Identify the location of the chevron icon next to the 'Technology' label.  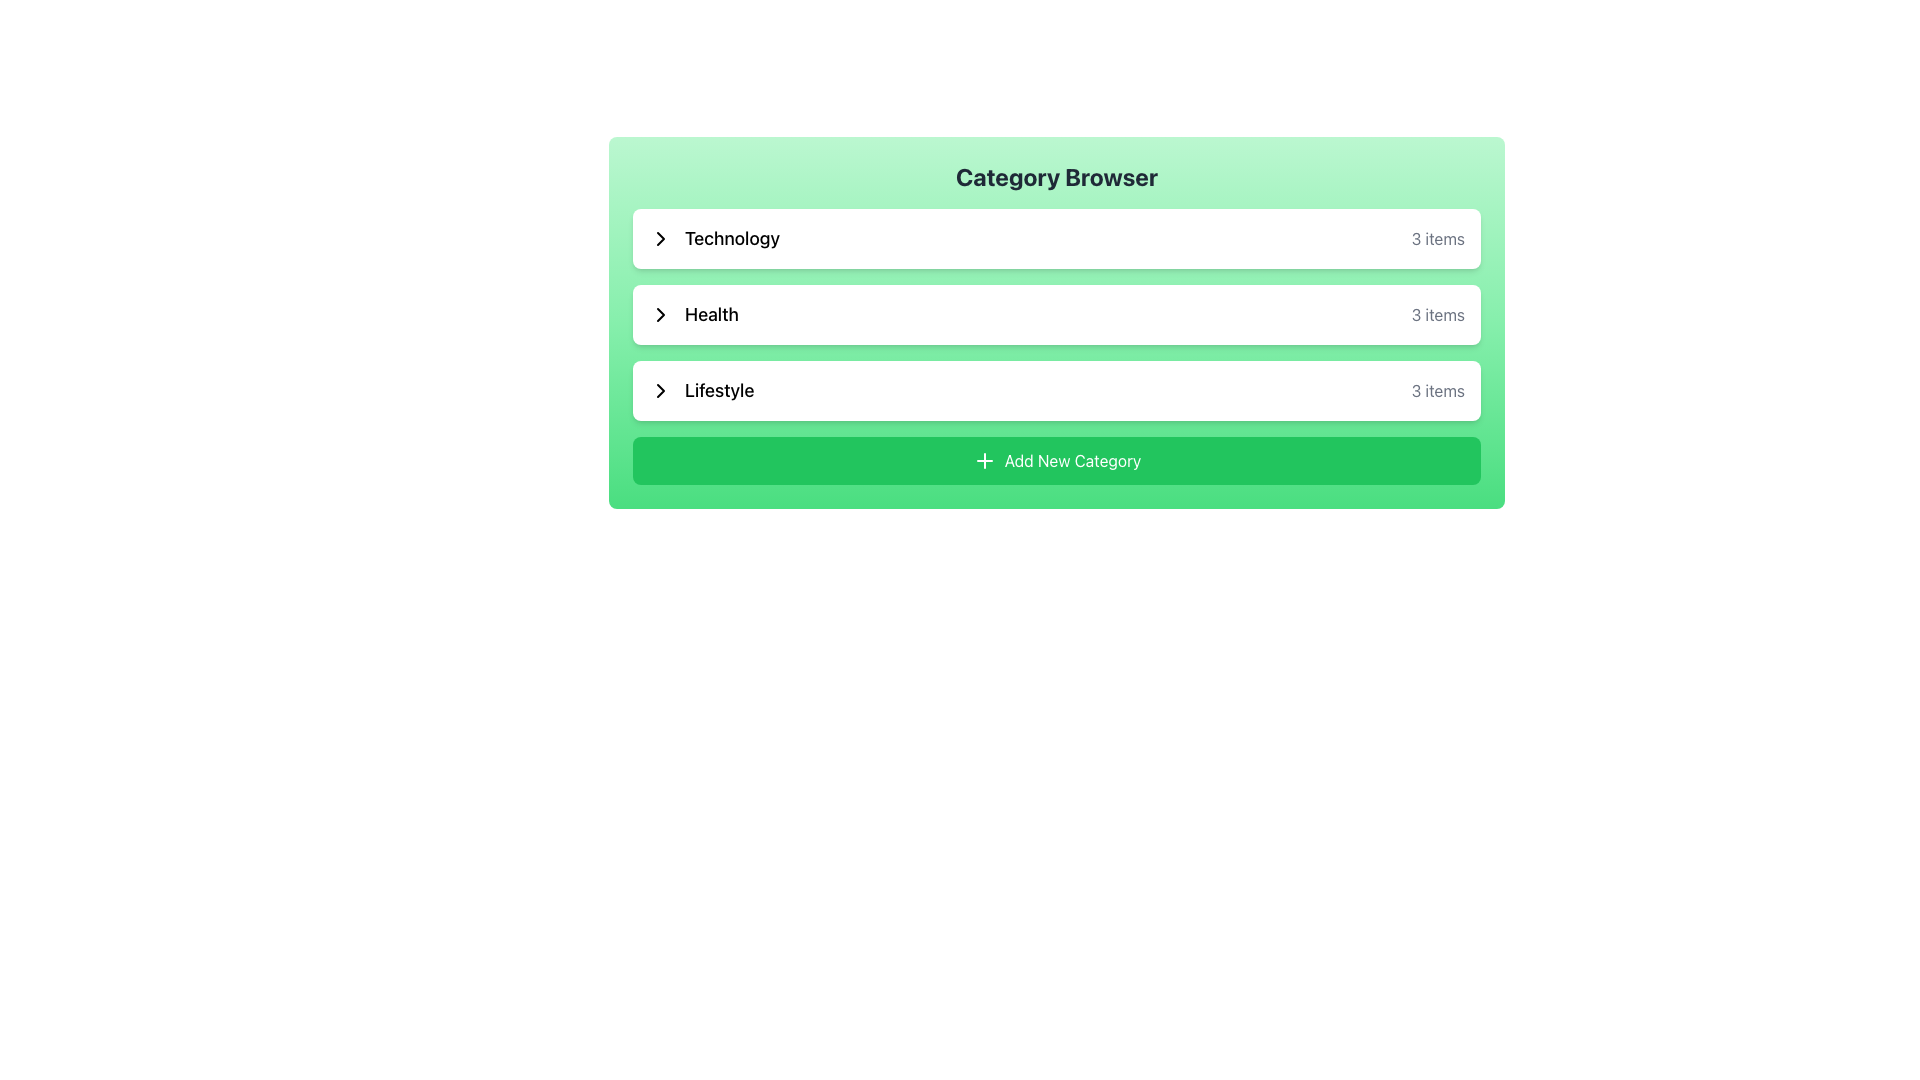
(661, 238).